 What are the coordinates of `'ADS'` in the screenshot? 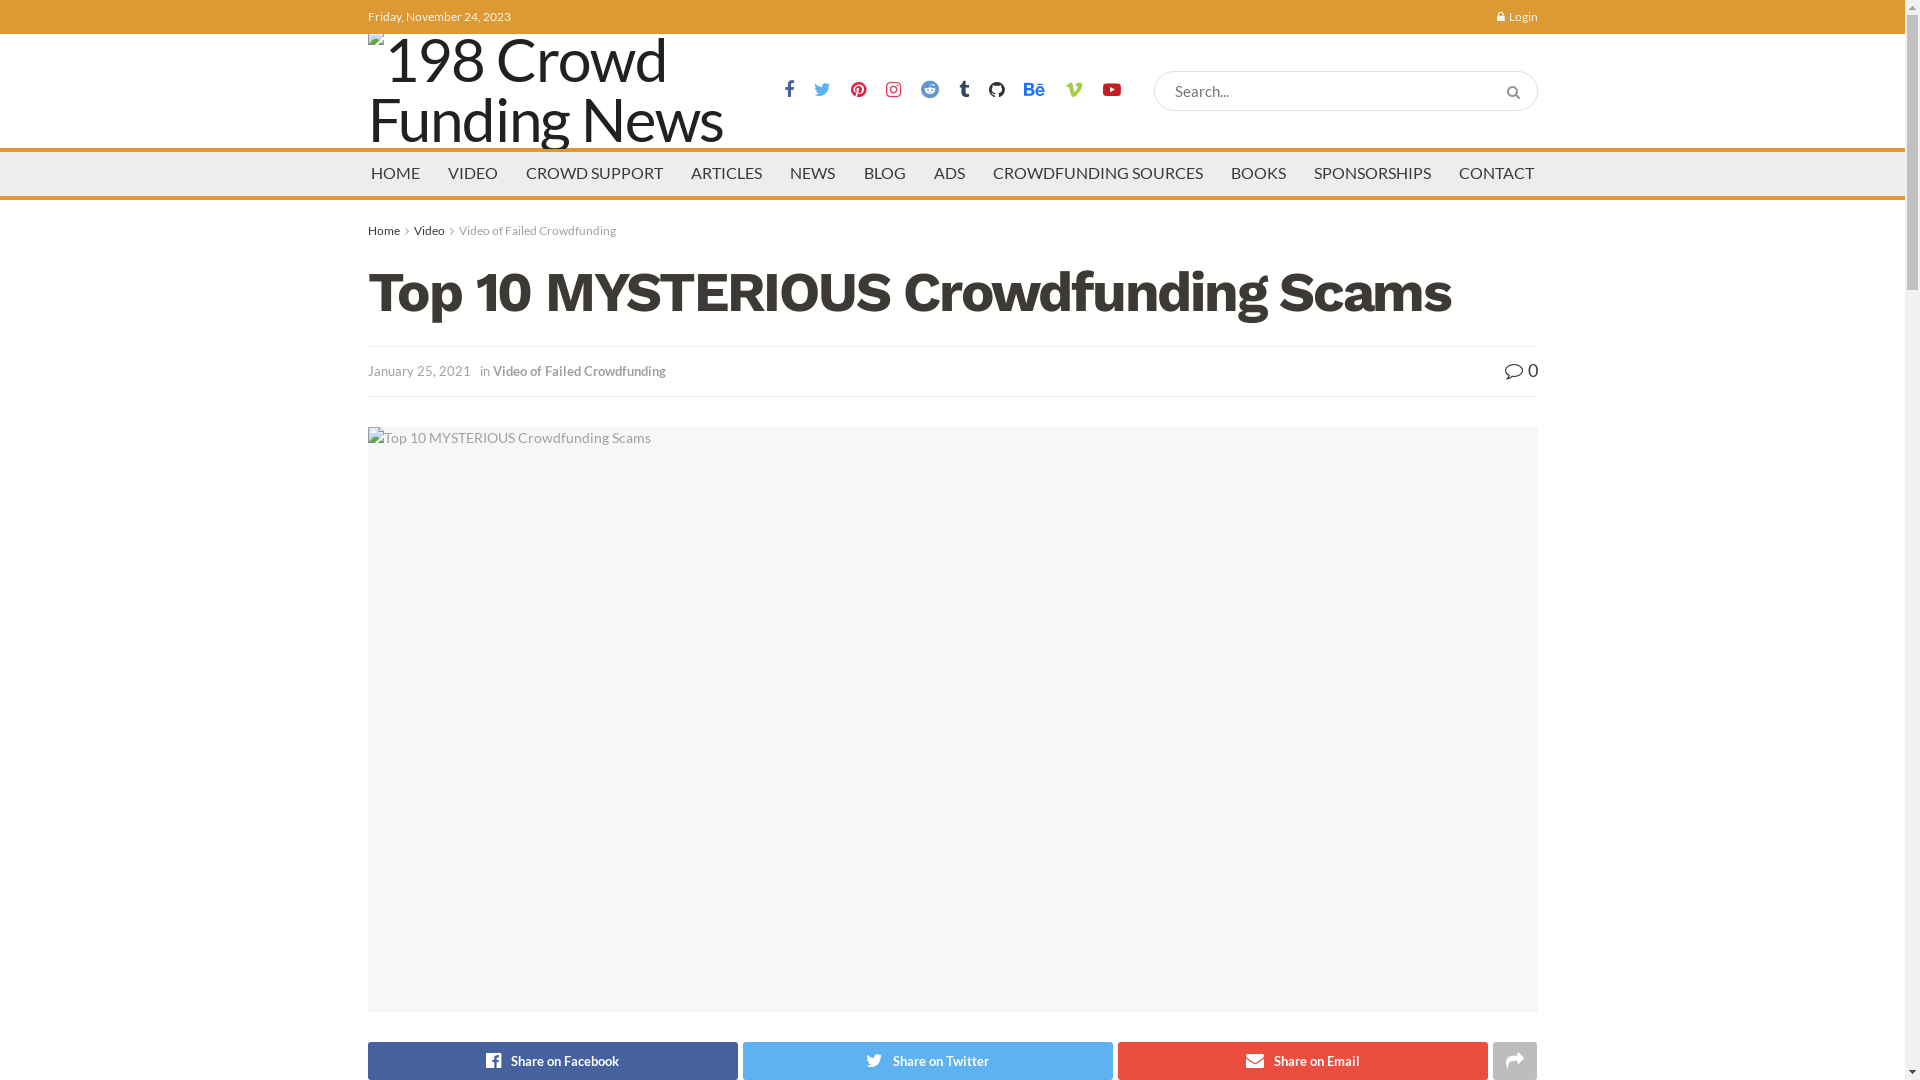 It's located at (948, 171).